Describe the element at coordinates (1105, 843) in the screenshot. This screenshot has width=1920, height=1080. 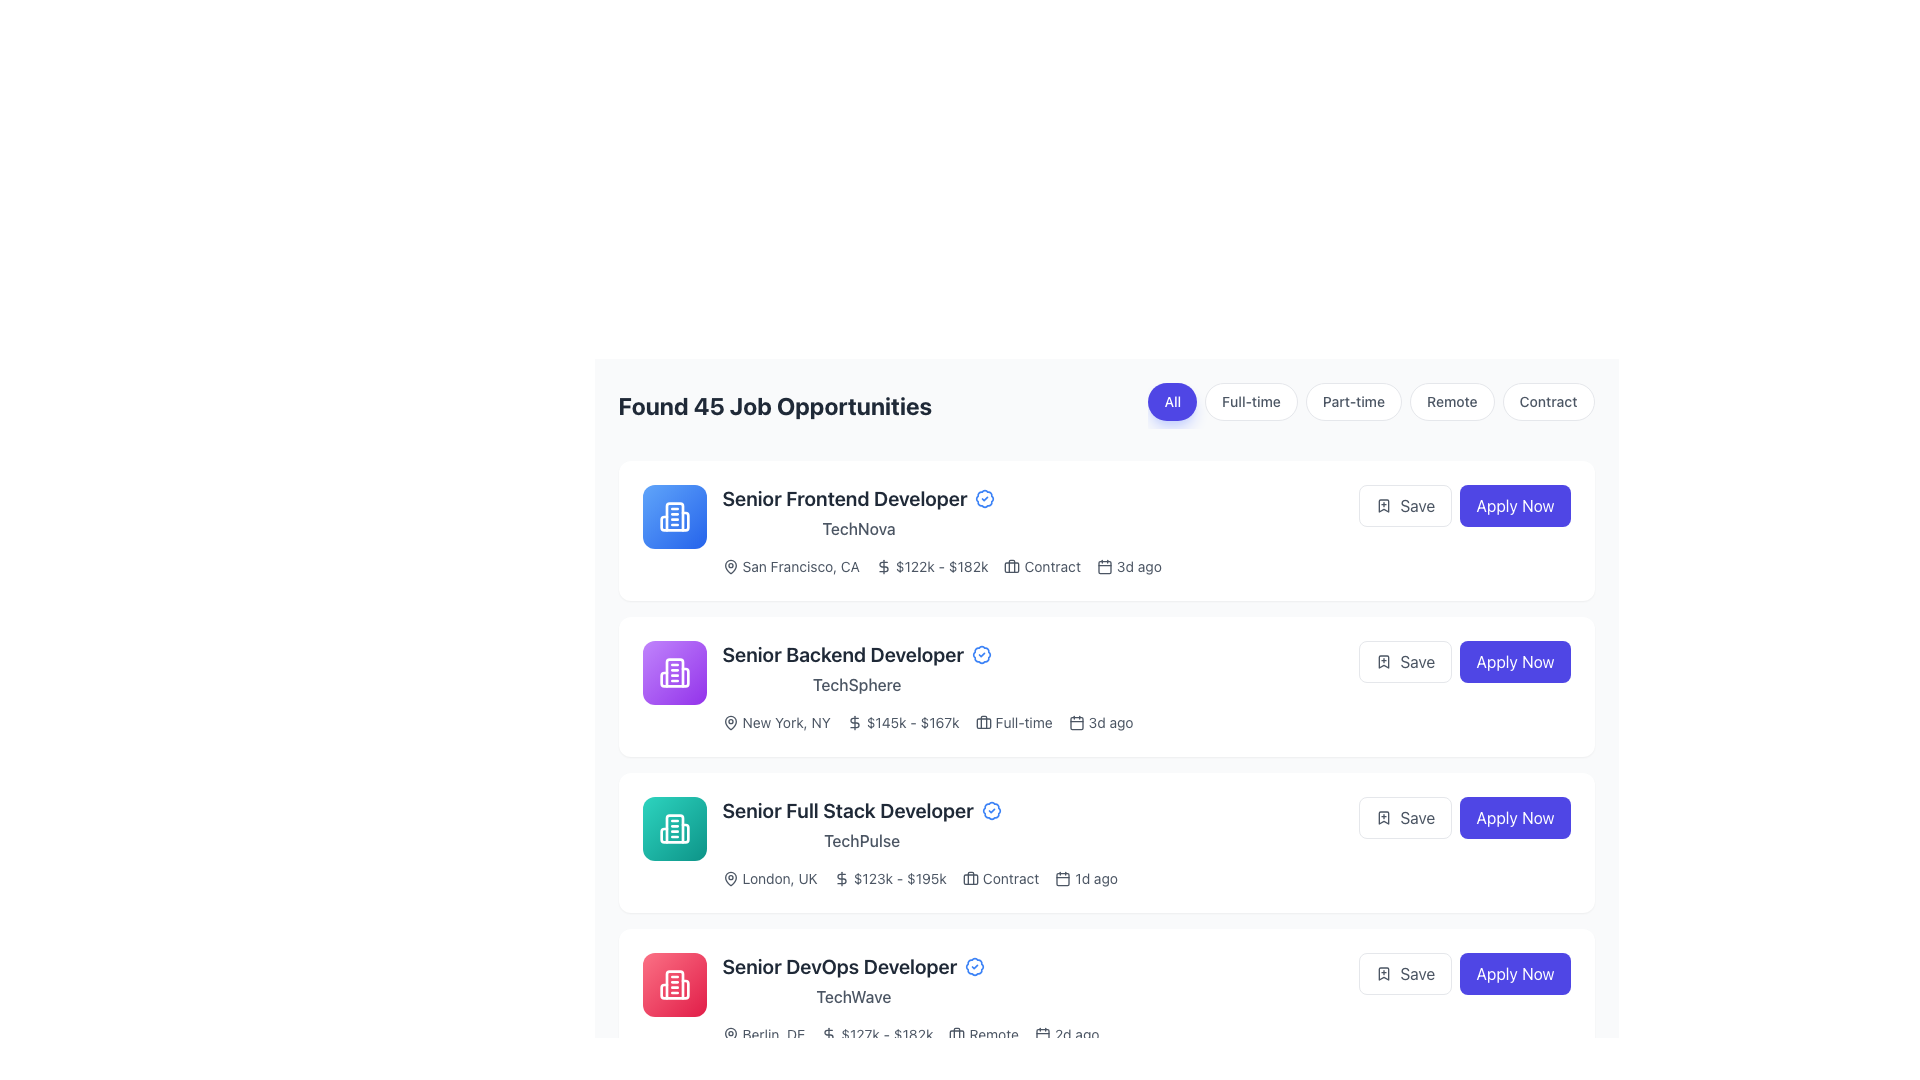
I see `the 'Apply Now' button on the job card for the position of 'Senior Full Stack Developer' at 'TechPulse' to apply for the job` at that location.